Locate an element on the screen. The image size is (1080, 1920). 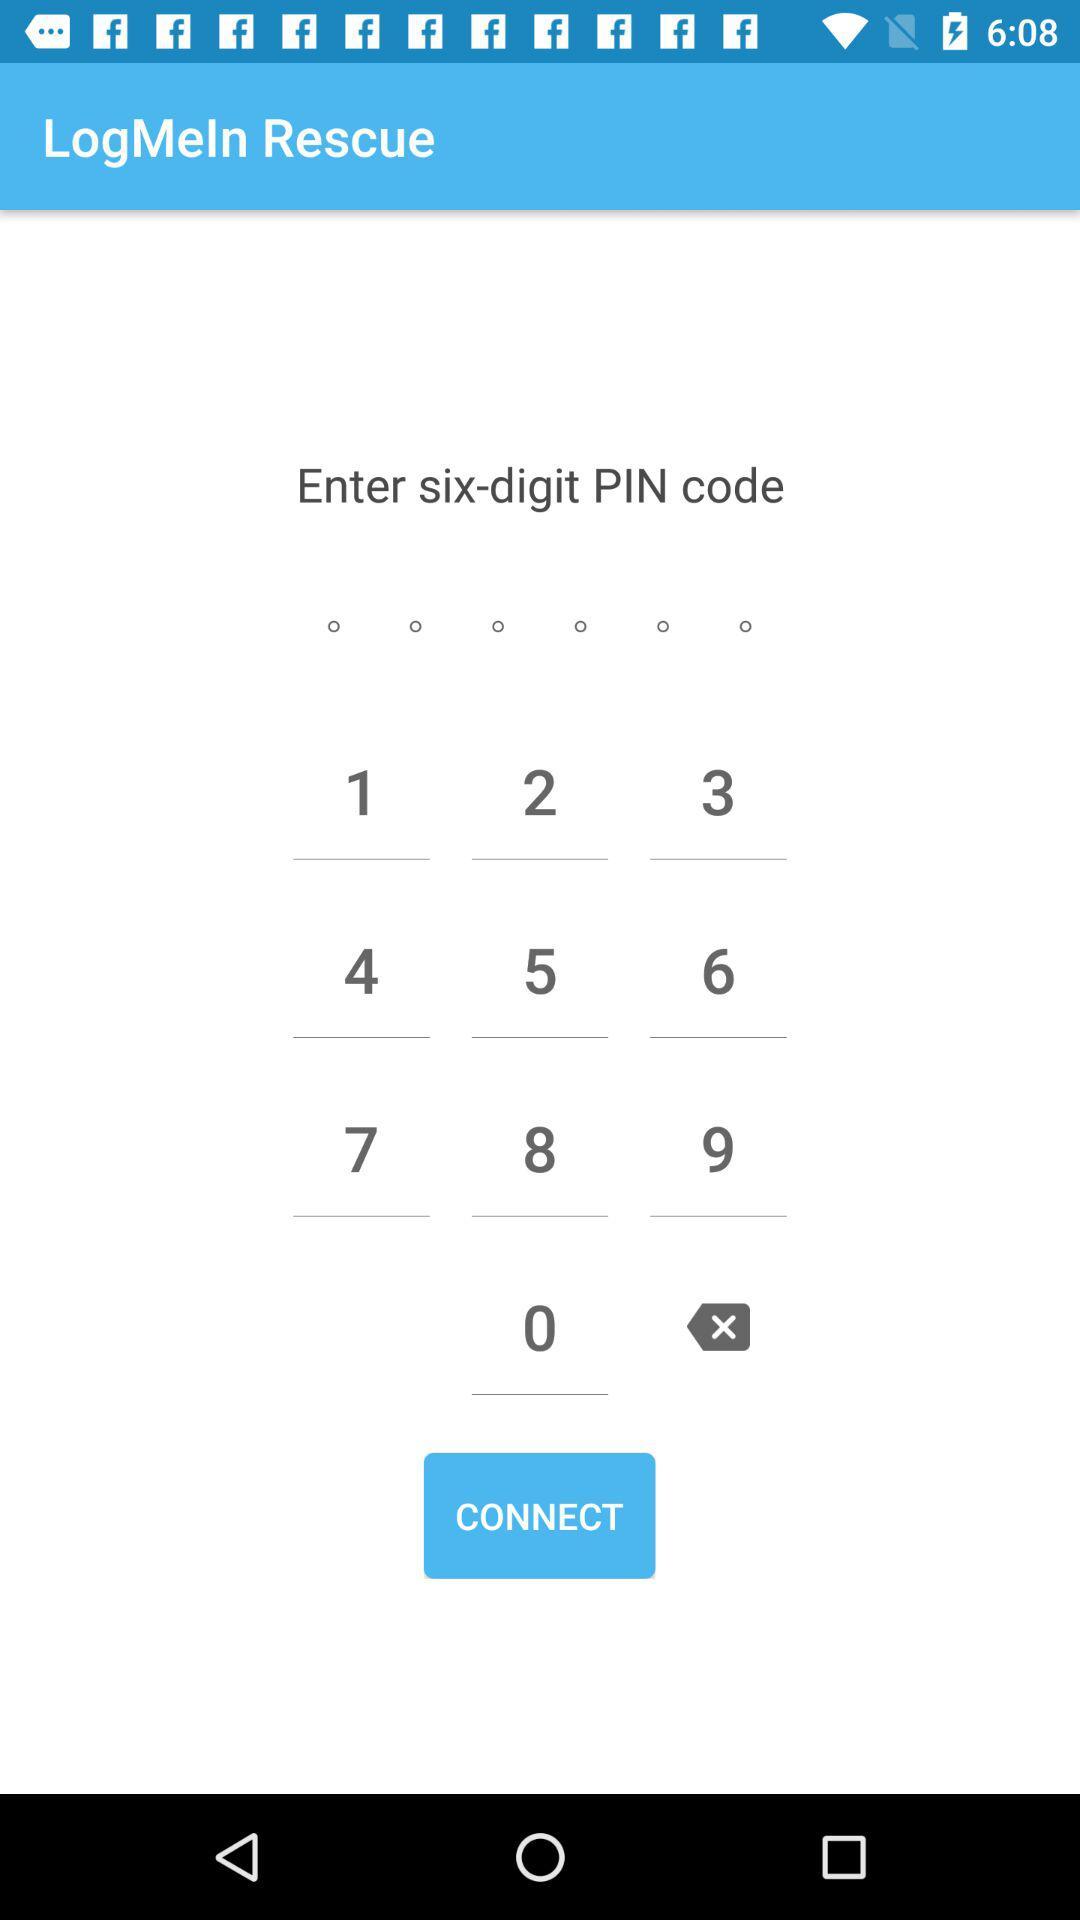
the item next to the 5 is located at coordinates (717, 969).